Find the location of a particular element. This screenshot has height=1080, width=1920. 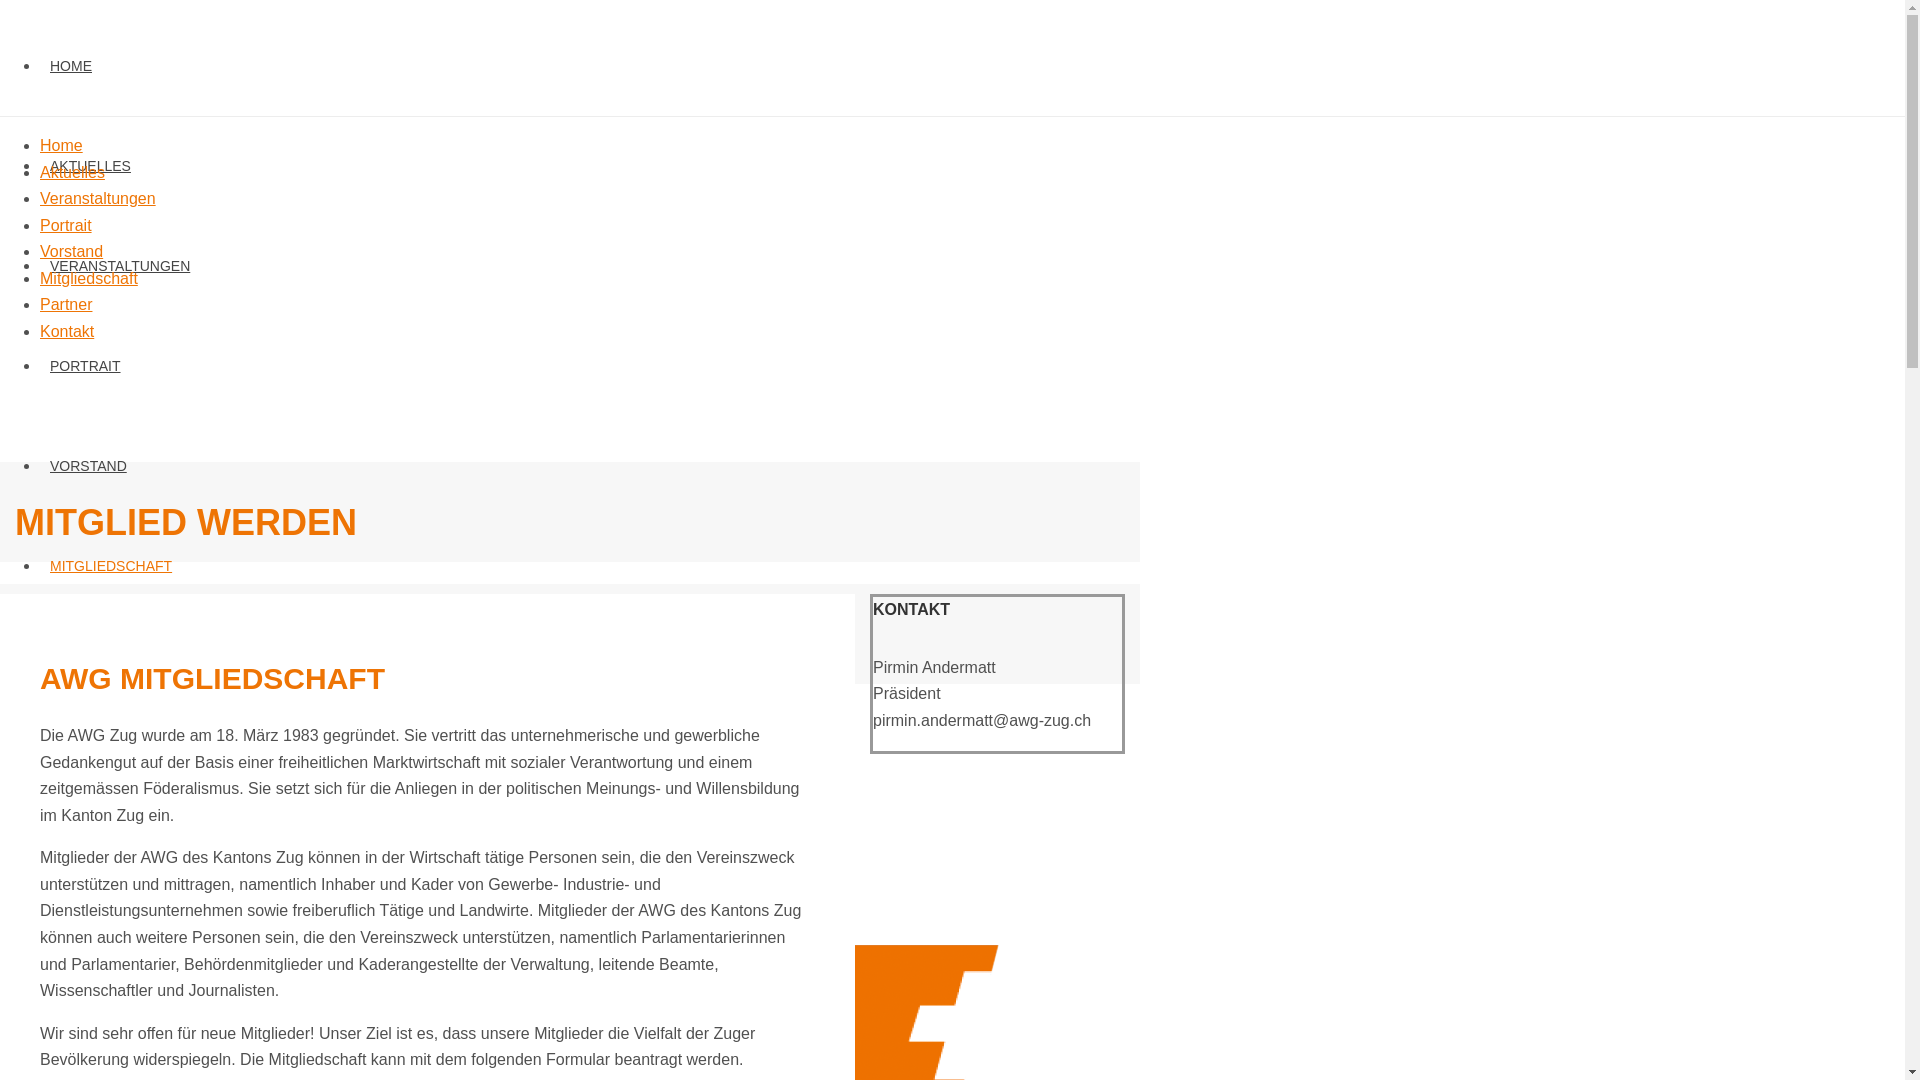

'Veranstaltungen' is located at coordinates (39, 198).